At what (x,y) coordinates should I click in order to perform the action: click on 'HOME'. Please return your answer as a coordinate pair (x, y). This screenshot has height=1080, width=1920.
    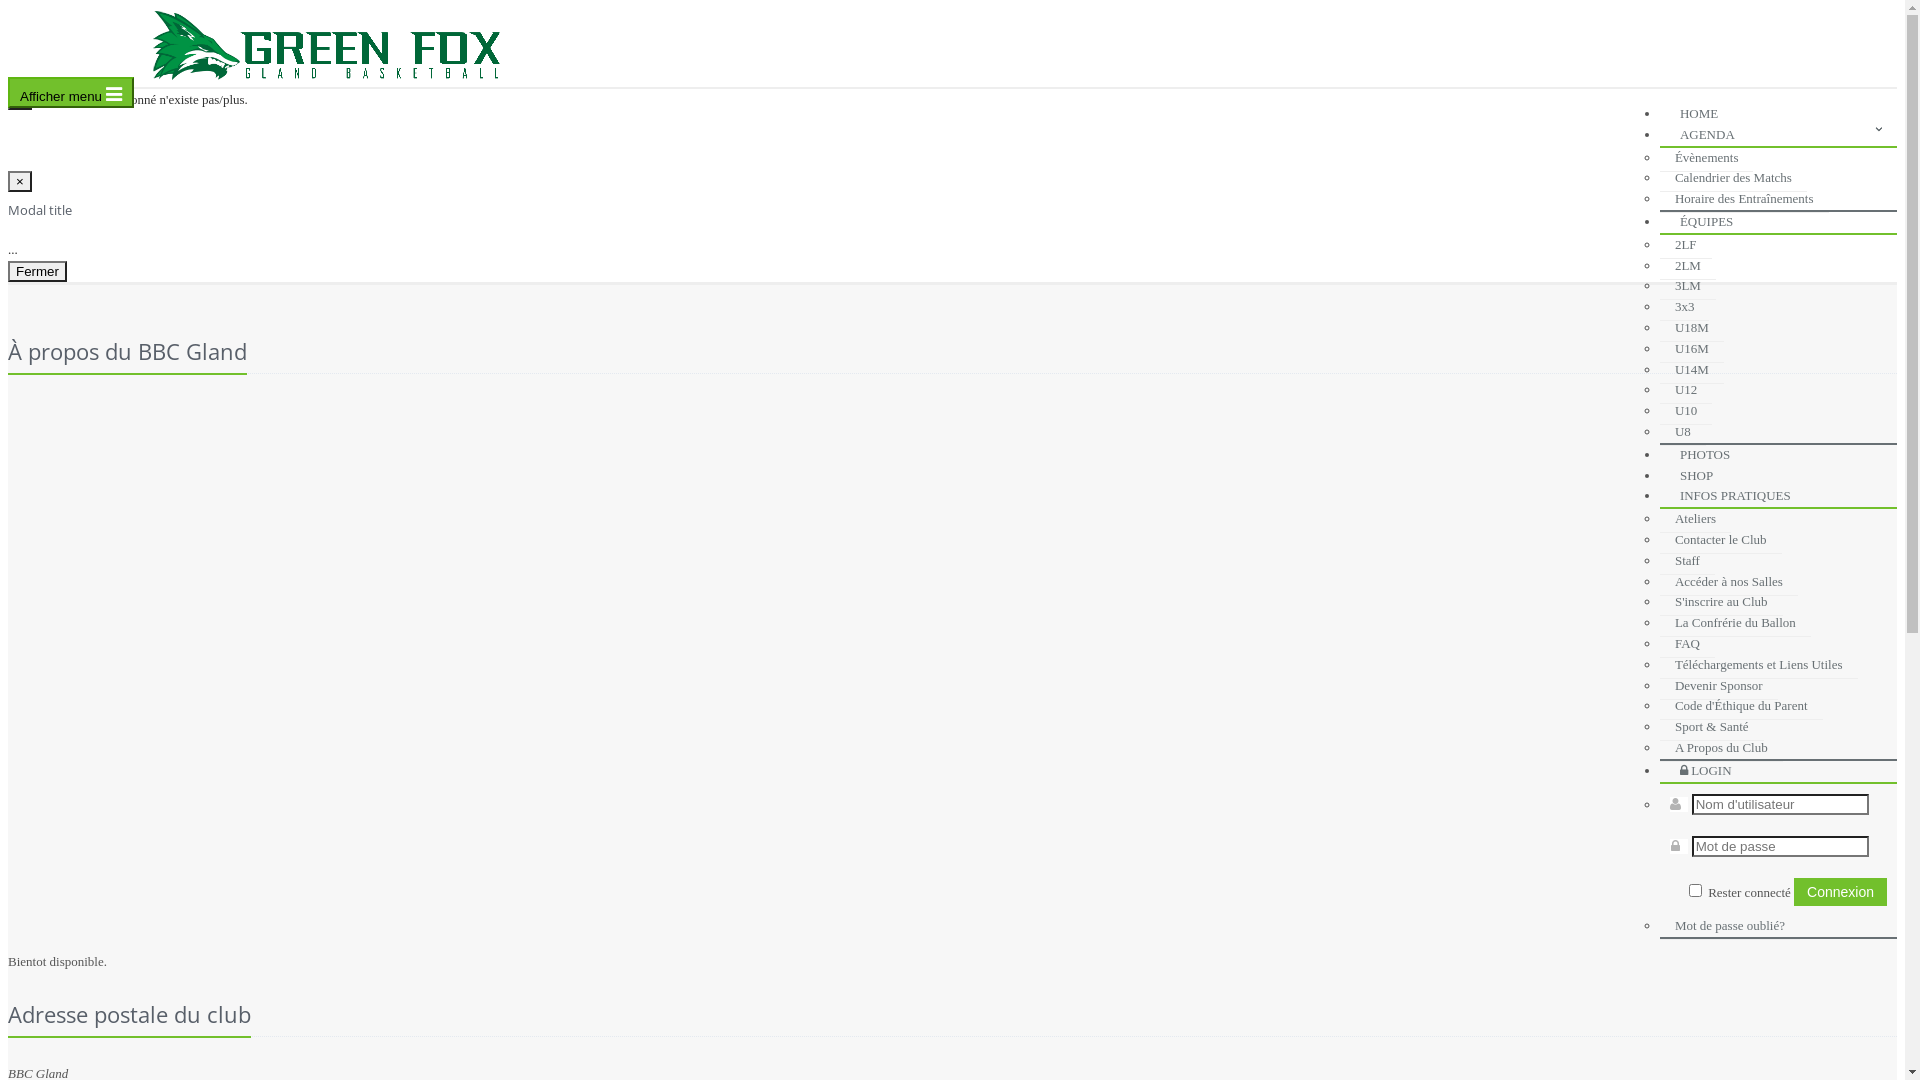
    Looking at the image, I should click on (1703, 111).